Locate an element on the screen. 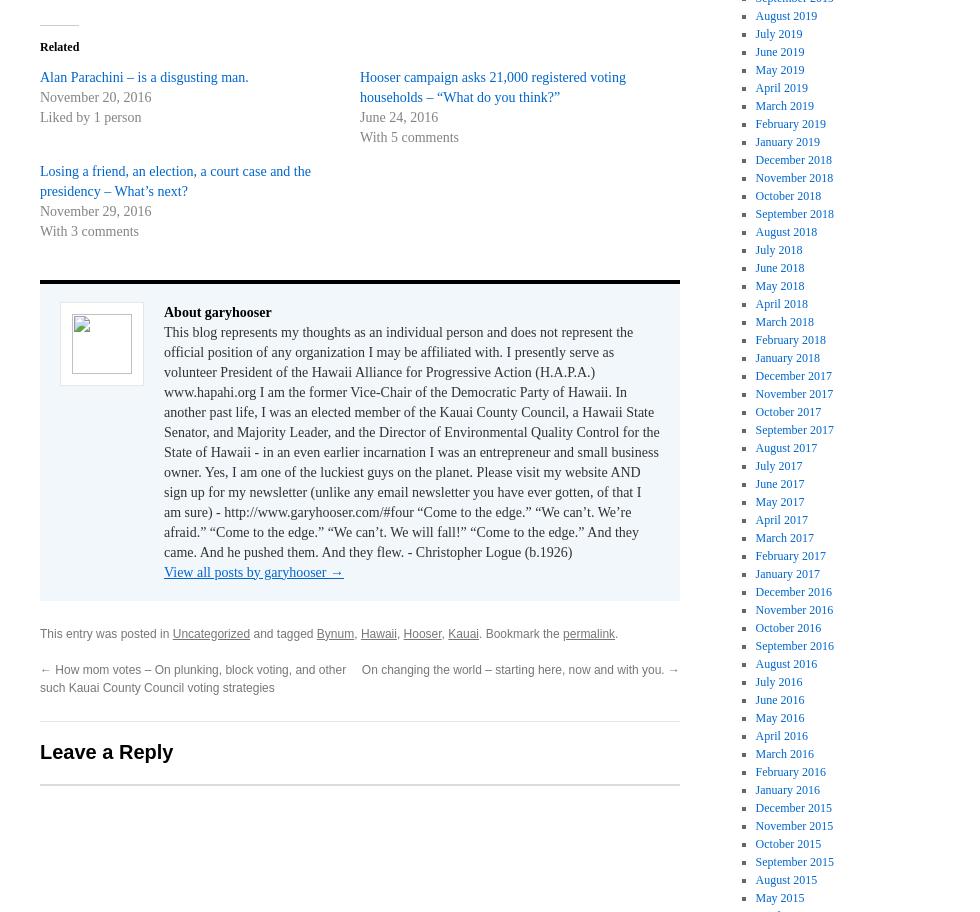 The width and height of the screenshot is (980, 912). 'September 2016' is located at coordinates (793, 644).